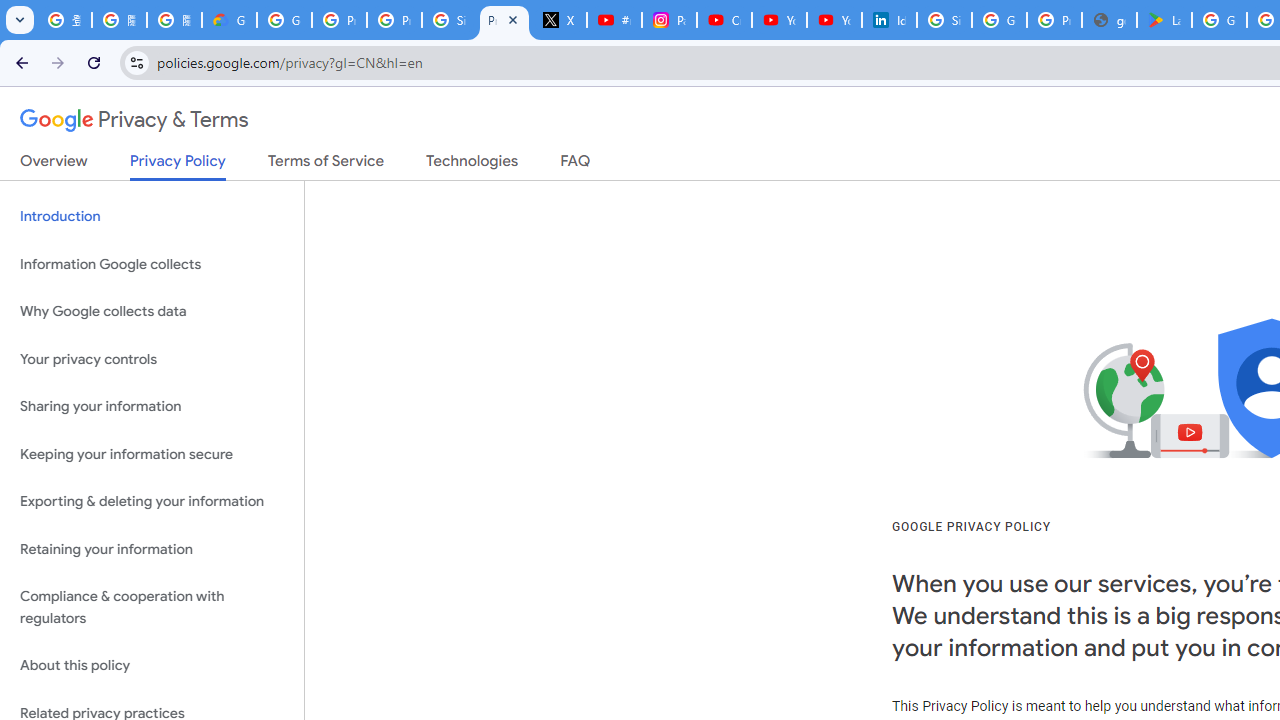  I want to click on 'Compliance & cooperation with regulators', so click(151, 607).